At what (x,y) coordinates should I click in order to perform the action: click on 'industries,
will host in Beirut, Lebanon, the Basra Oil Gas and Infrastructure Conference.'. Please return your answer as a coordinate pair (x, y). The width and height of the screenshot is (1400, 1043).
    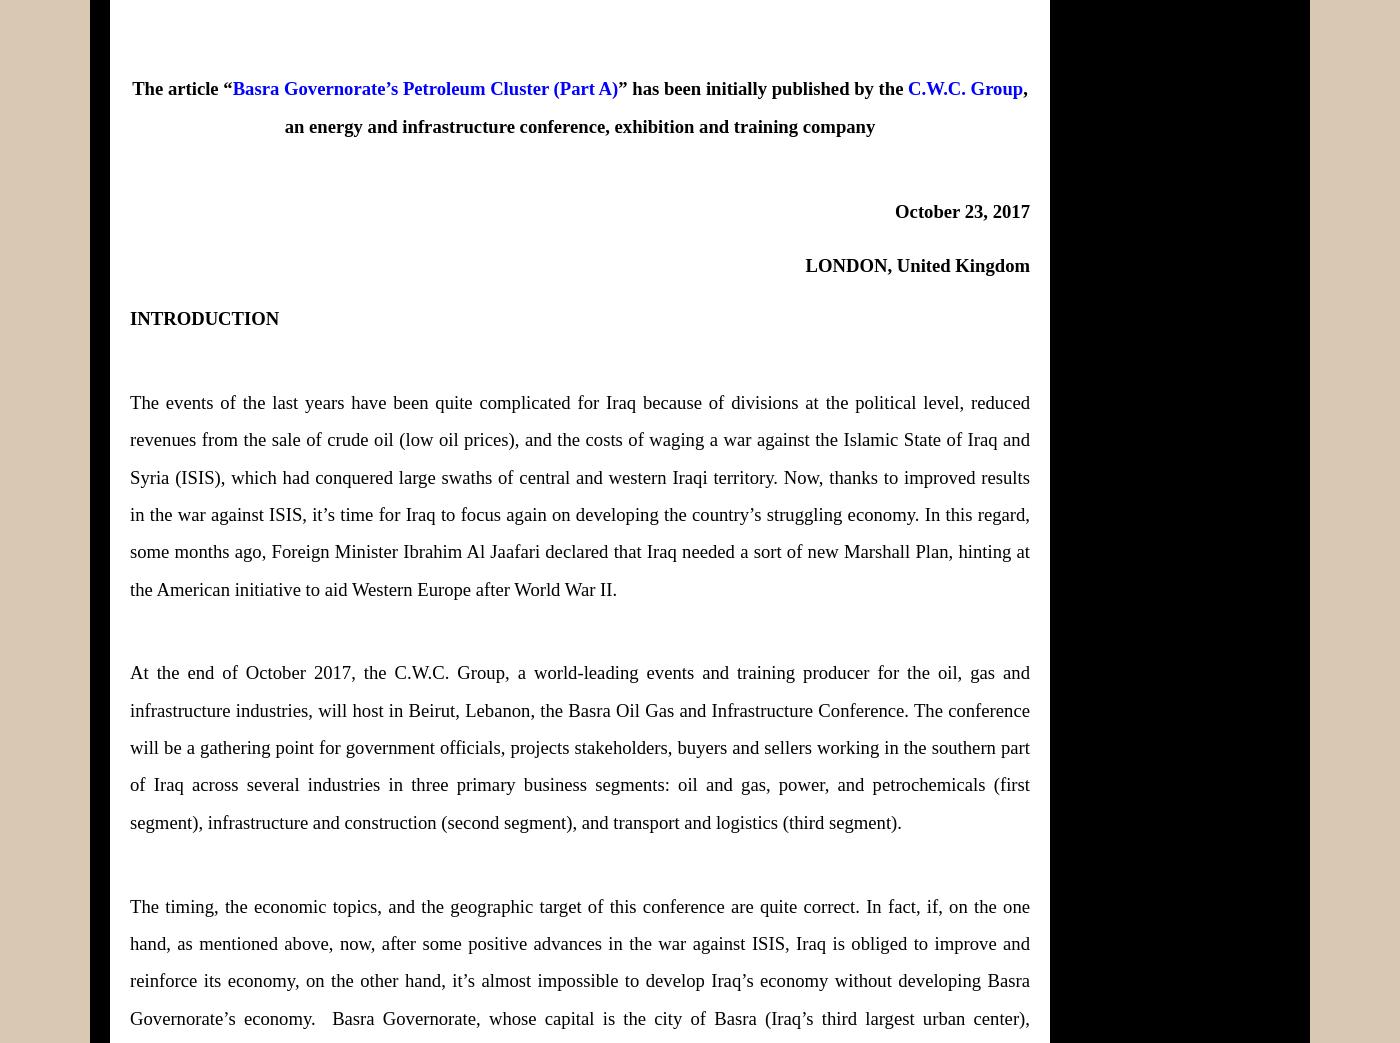
    Looking at the image, I should click on (571, 709).